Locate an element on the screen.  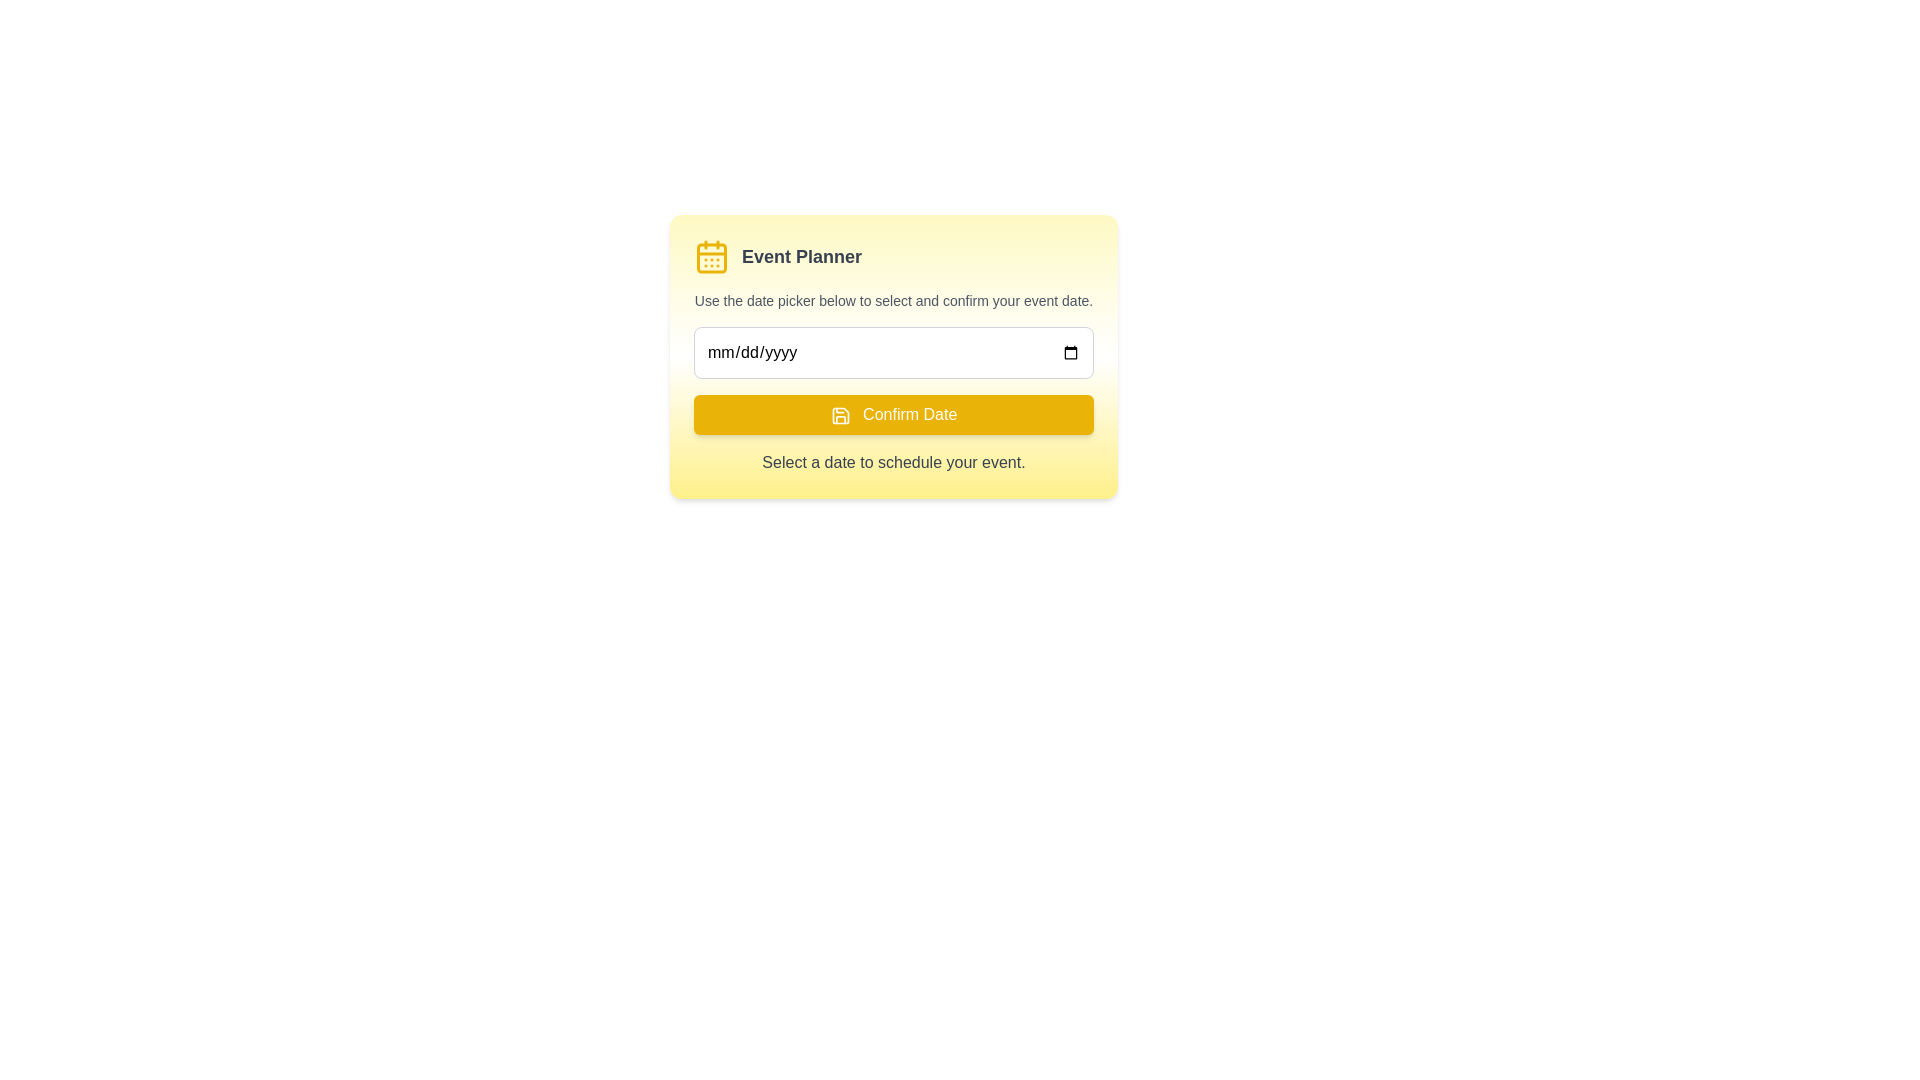
the confirmation button for the date selection within the 'Event Planner' card is located at coordinates (892, 414).